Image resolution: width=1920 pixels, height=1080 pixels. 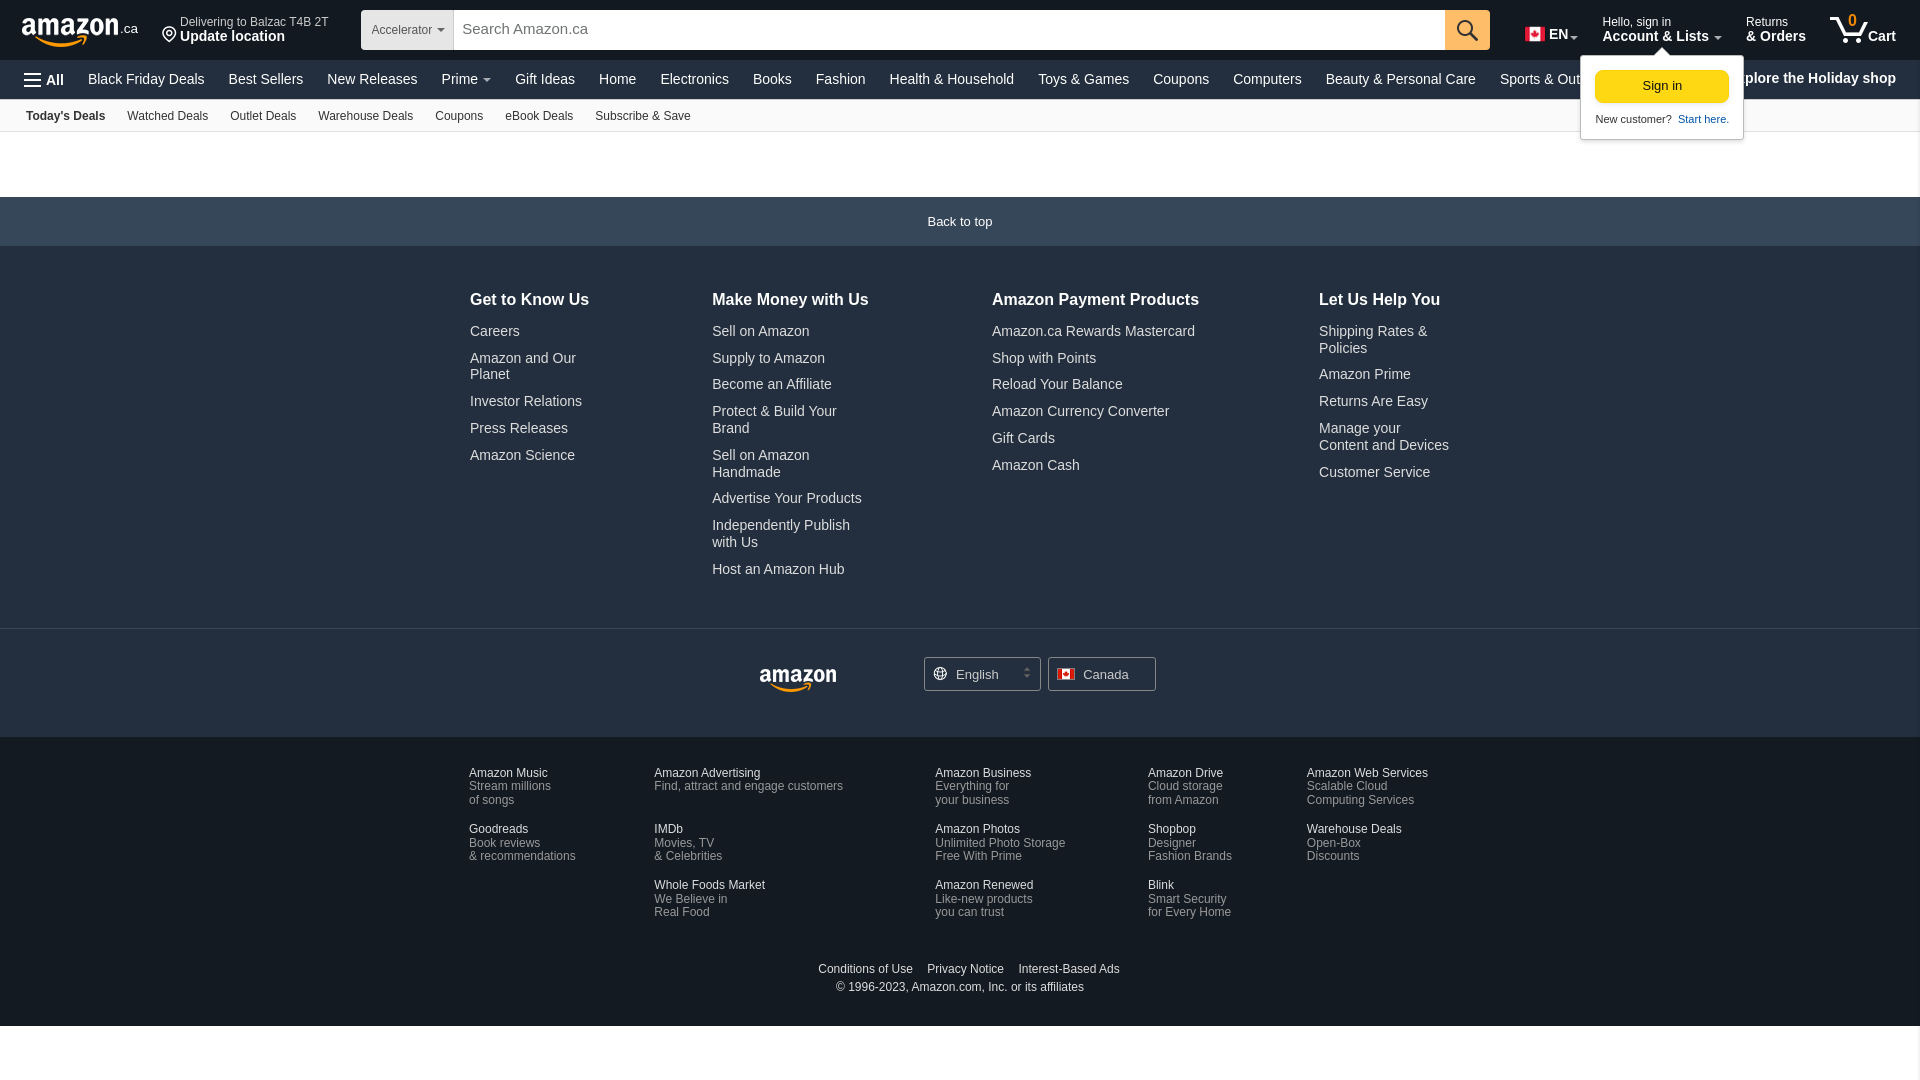 What do you see at coordinates (865, 967) in the screenshot?
I see `'Conditions of Use'` at bounding box center [865, 967].